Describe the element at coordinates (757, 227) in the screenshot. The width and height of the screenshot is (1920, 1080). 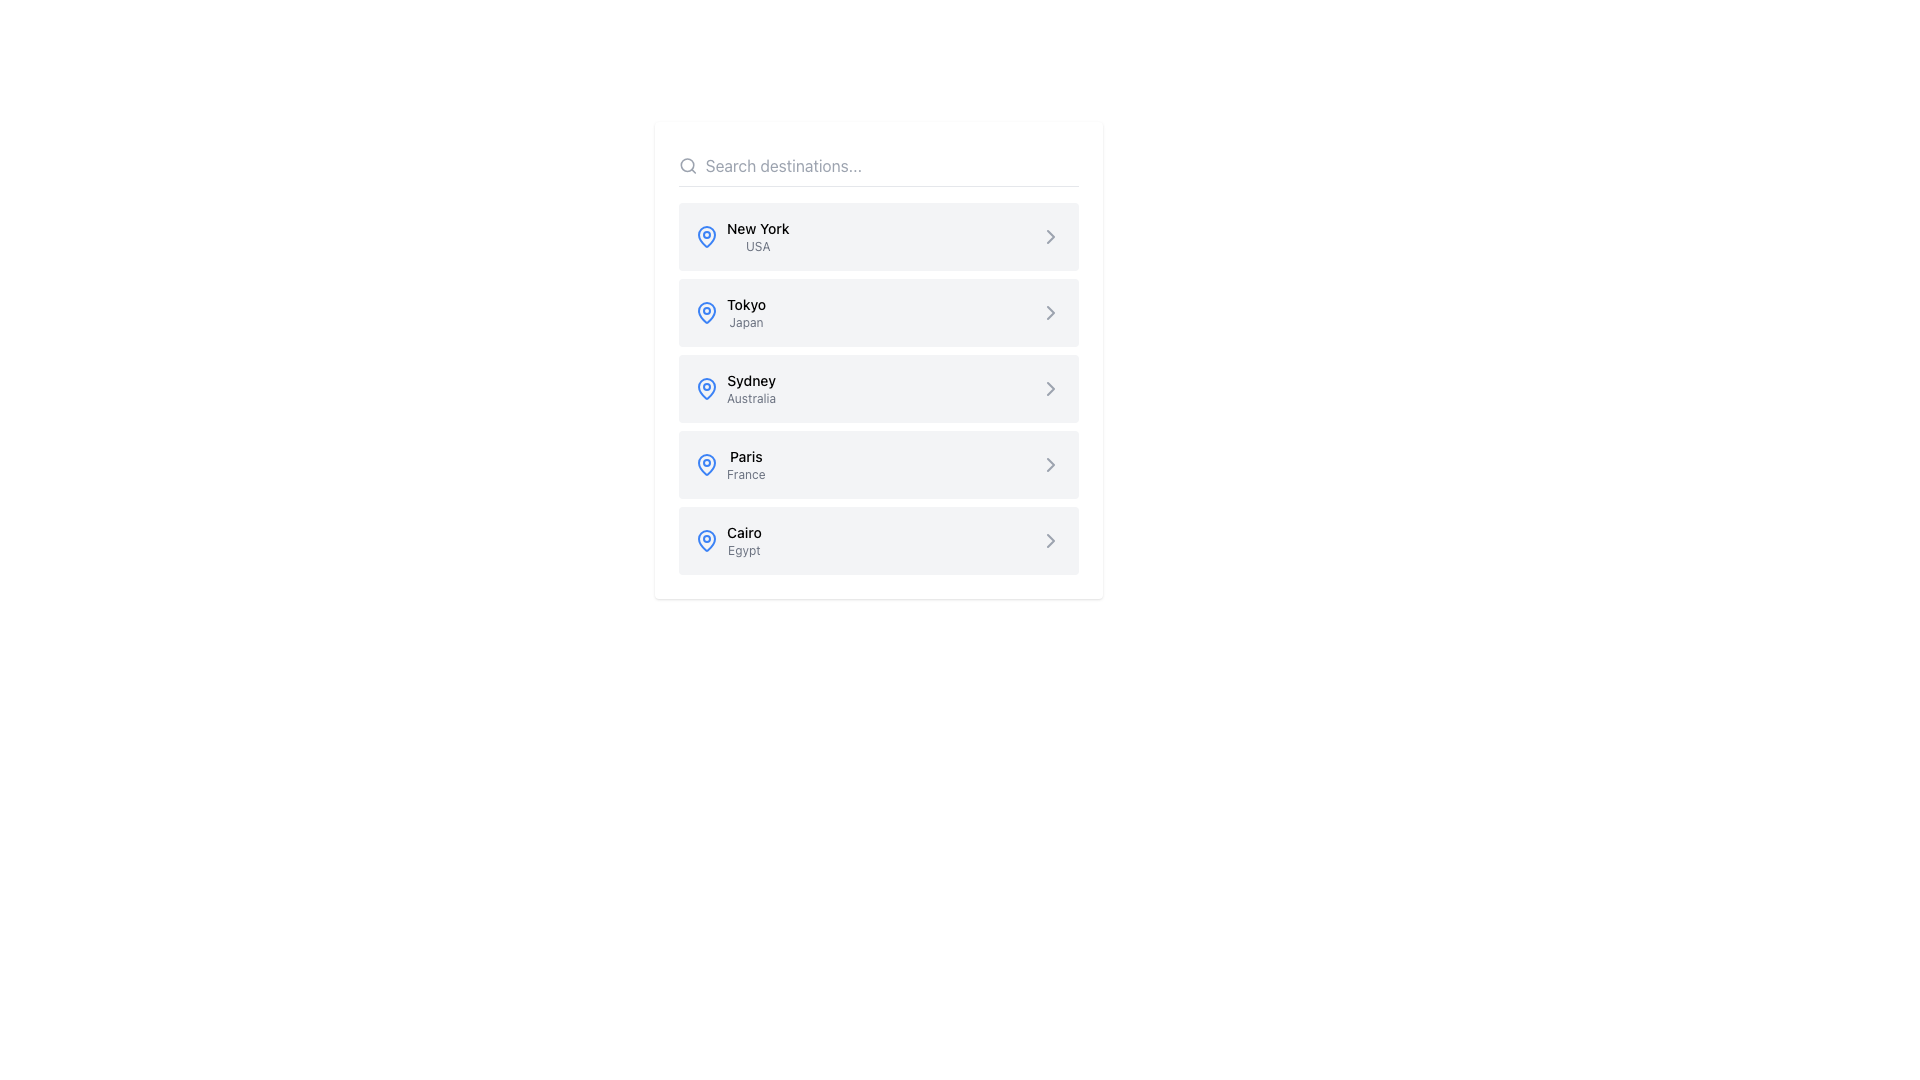
I see `the text label displaying 'New York', which is the primary label for the topmost item in a location list interface` at that location.